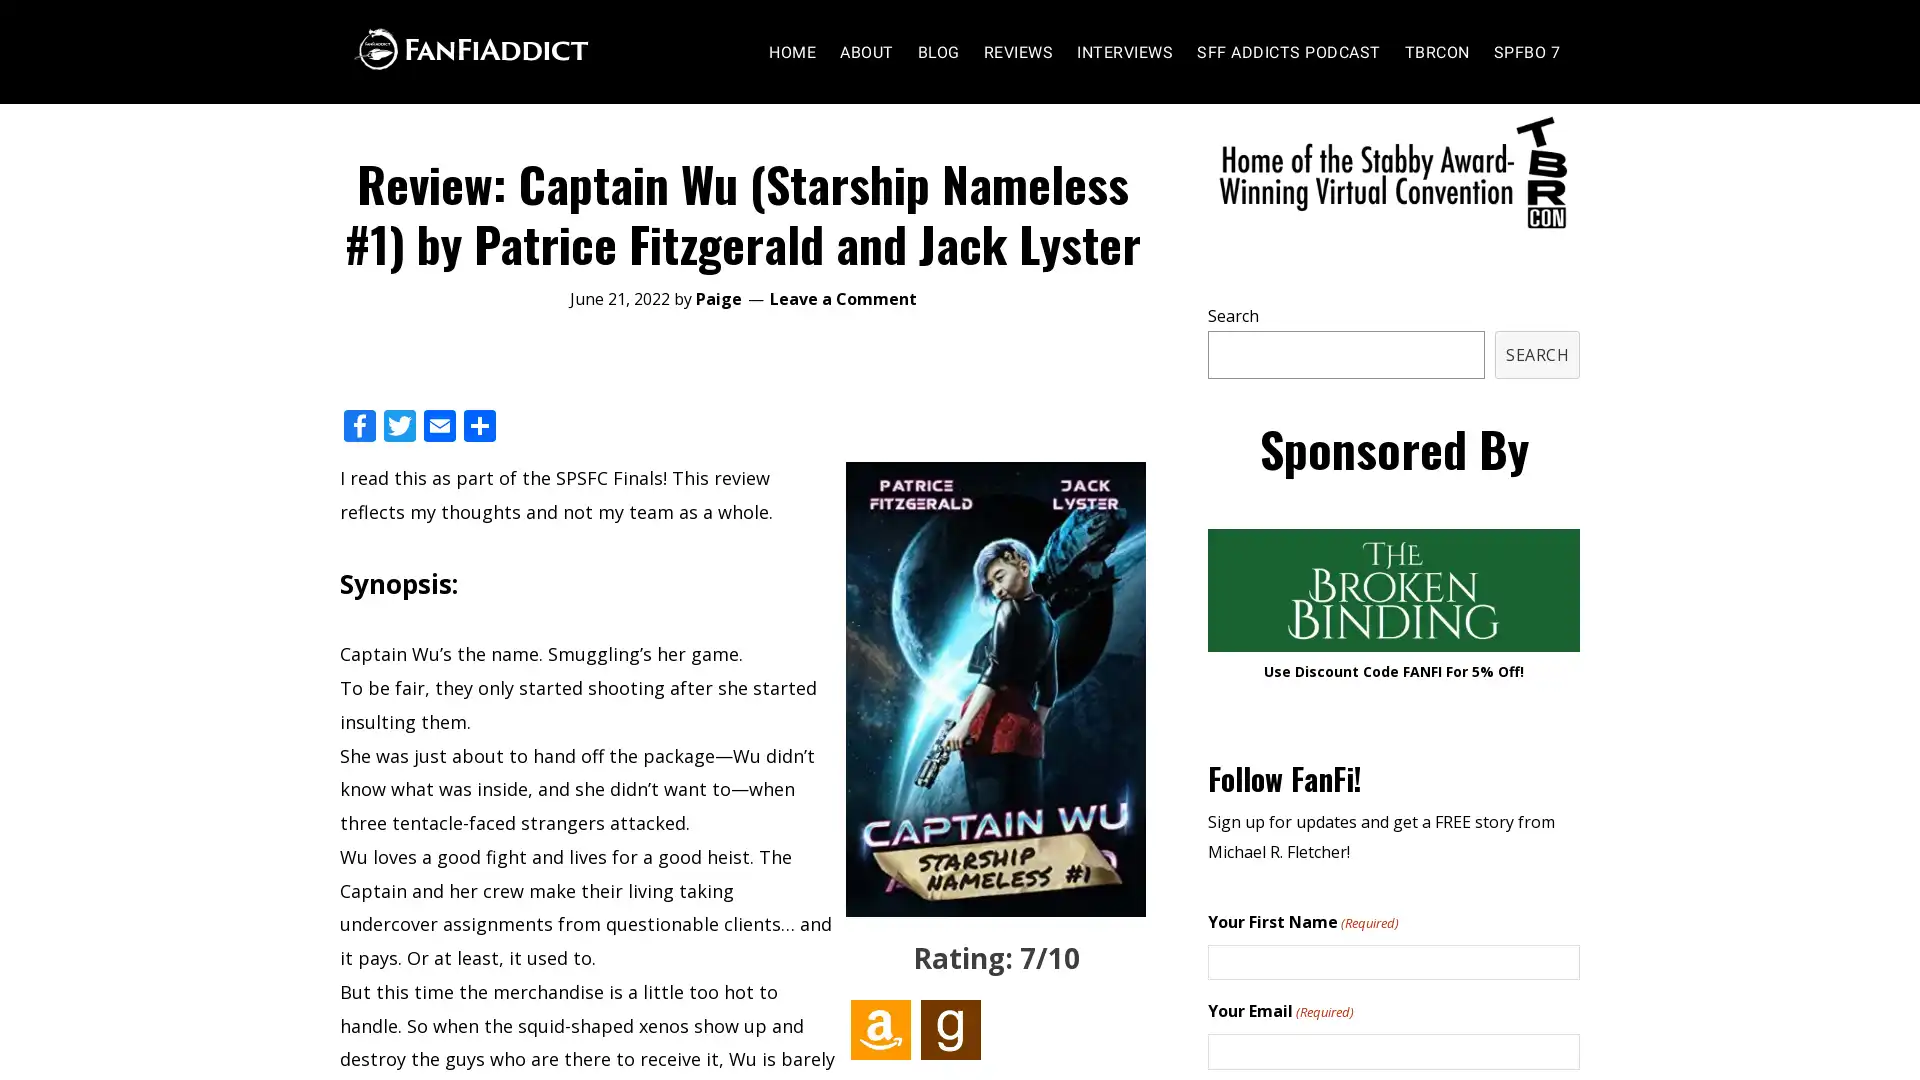  What do you see at coordinates (1536, 393) in the screenshot?
I see `SEARCH` at bounding box center [1536, 393].